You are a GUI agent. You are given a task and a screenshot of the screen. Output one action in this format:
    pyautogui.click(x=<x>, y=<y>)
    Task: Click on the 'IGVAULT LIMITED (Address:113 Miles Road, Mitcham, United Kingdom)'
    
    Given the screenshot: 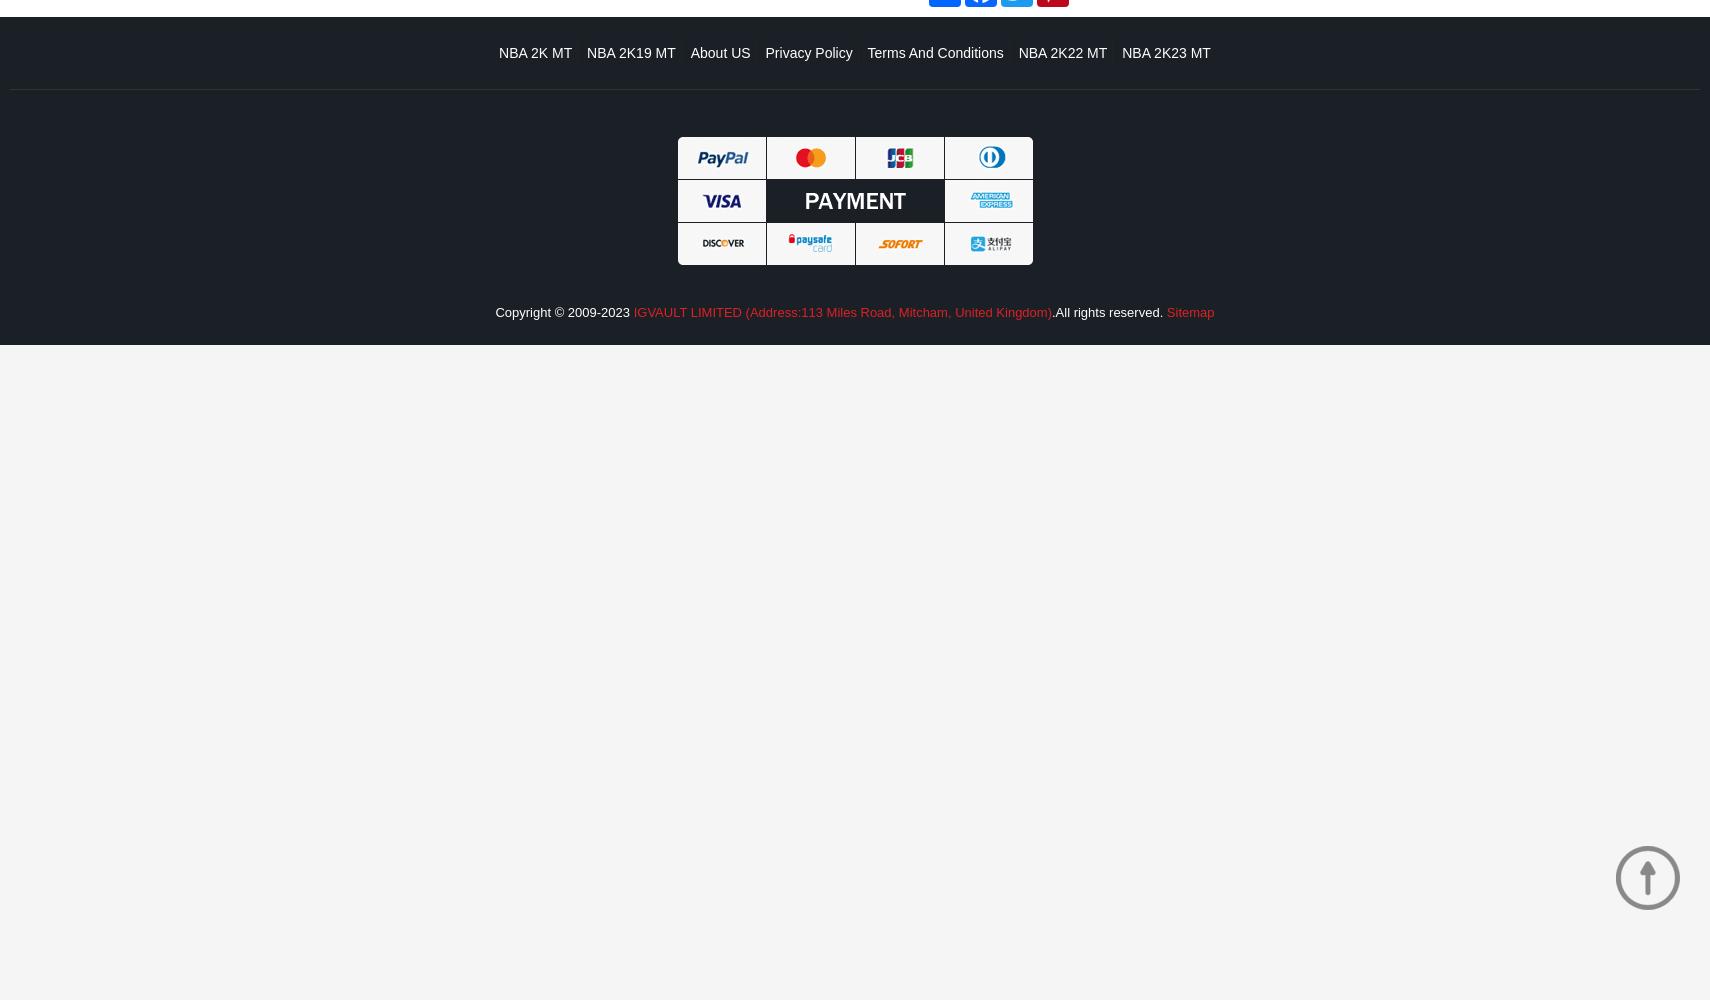 What is the action you would take?
    pyautogui.click(x=842, y=312)
    